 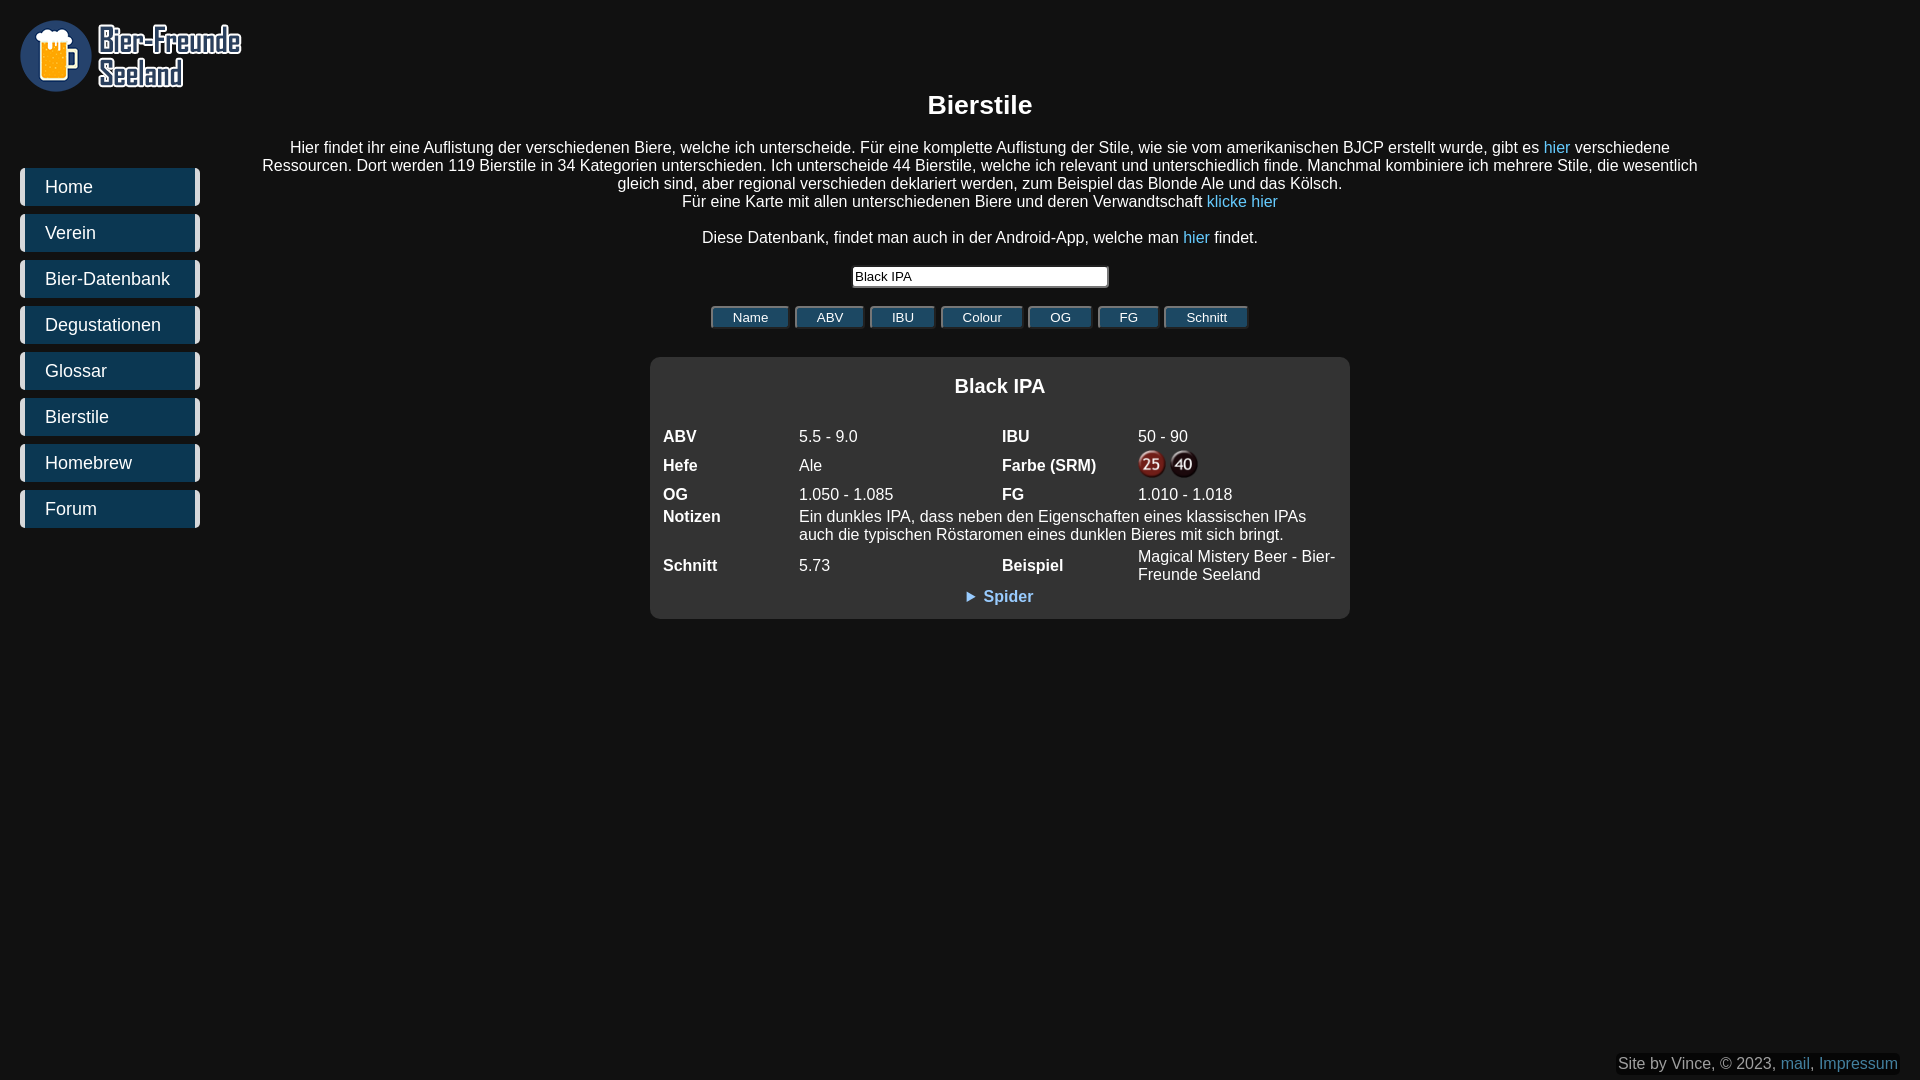 I want to click on 'Glossar', so click(x=109, y=370).